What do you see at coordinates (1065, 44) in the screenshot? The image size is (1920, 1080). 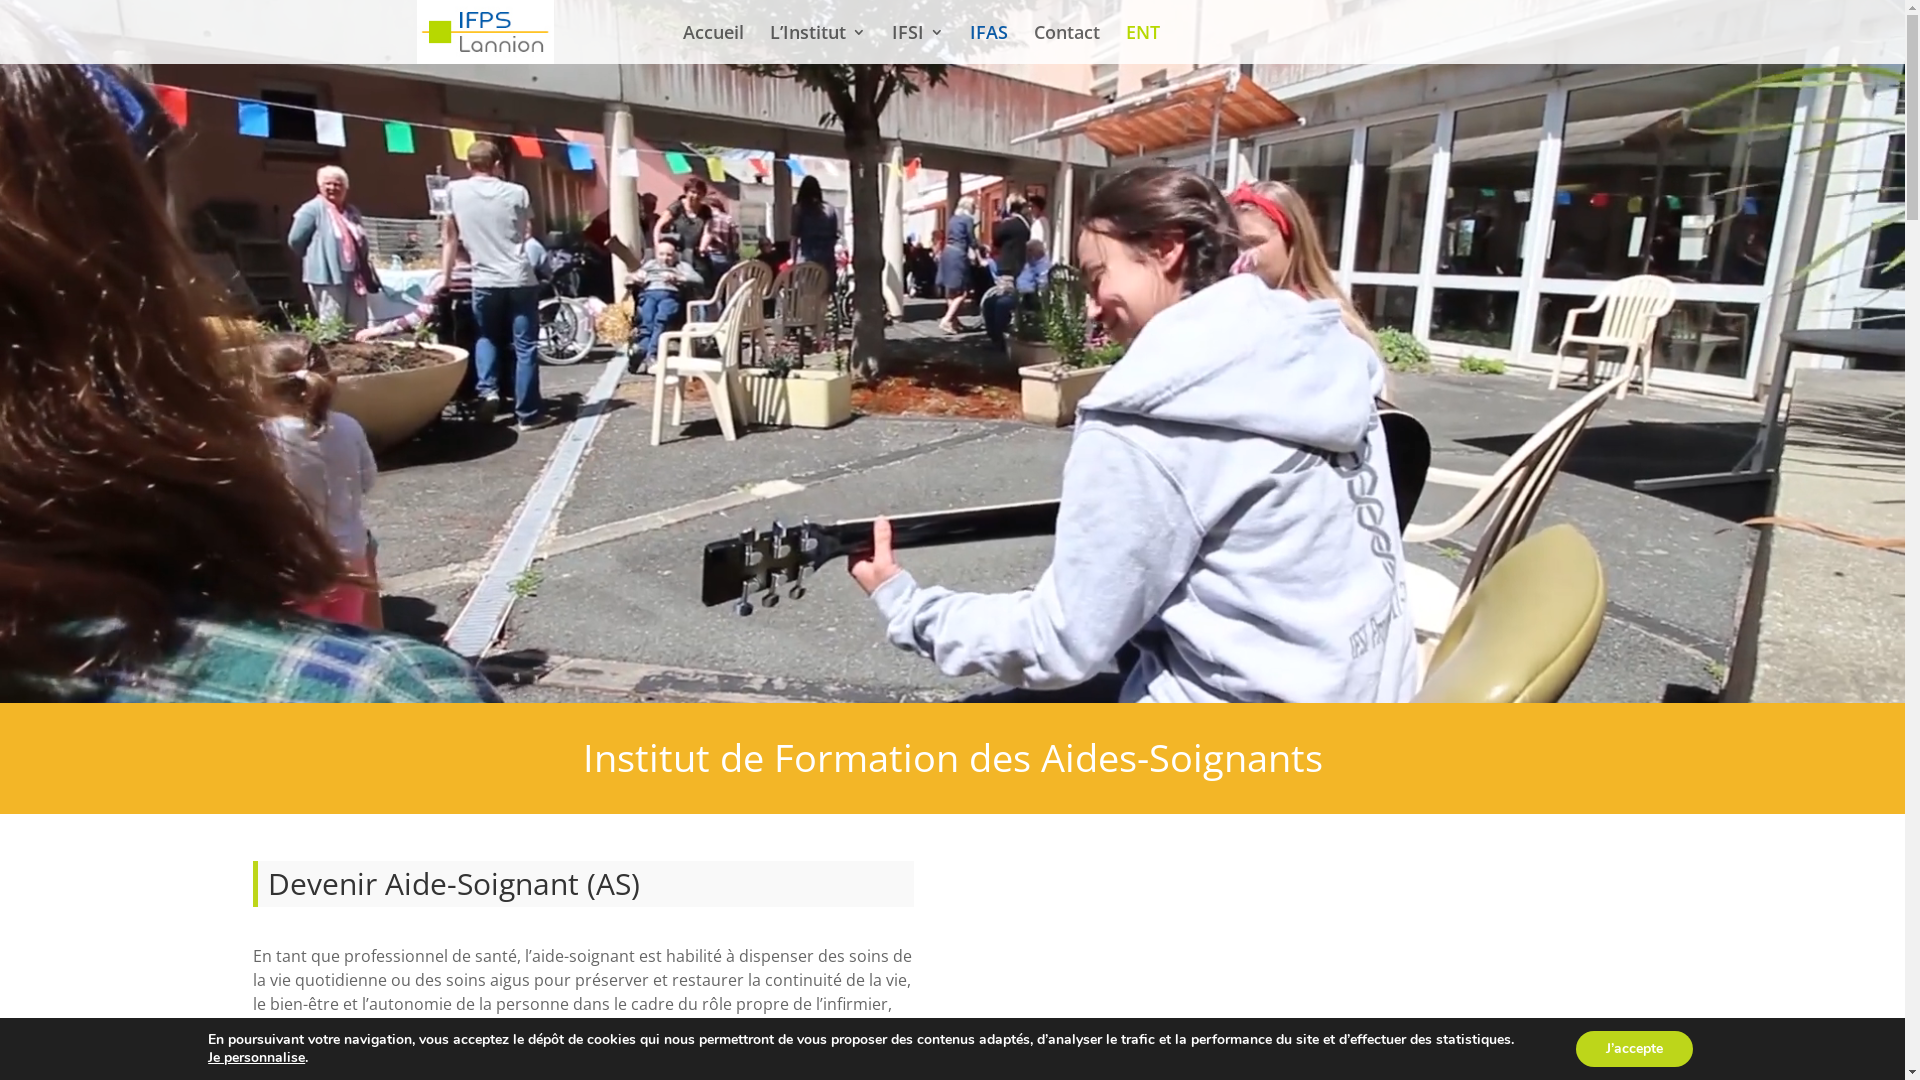 I see `'Contact'` at bounding box center [1065, 44].